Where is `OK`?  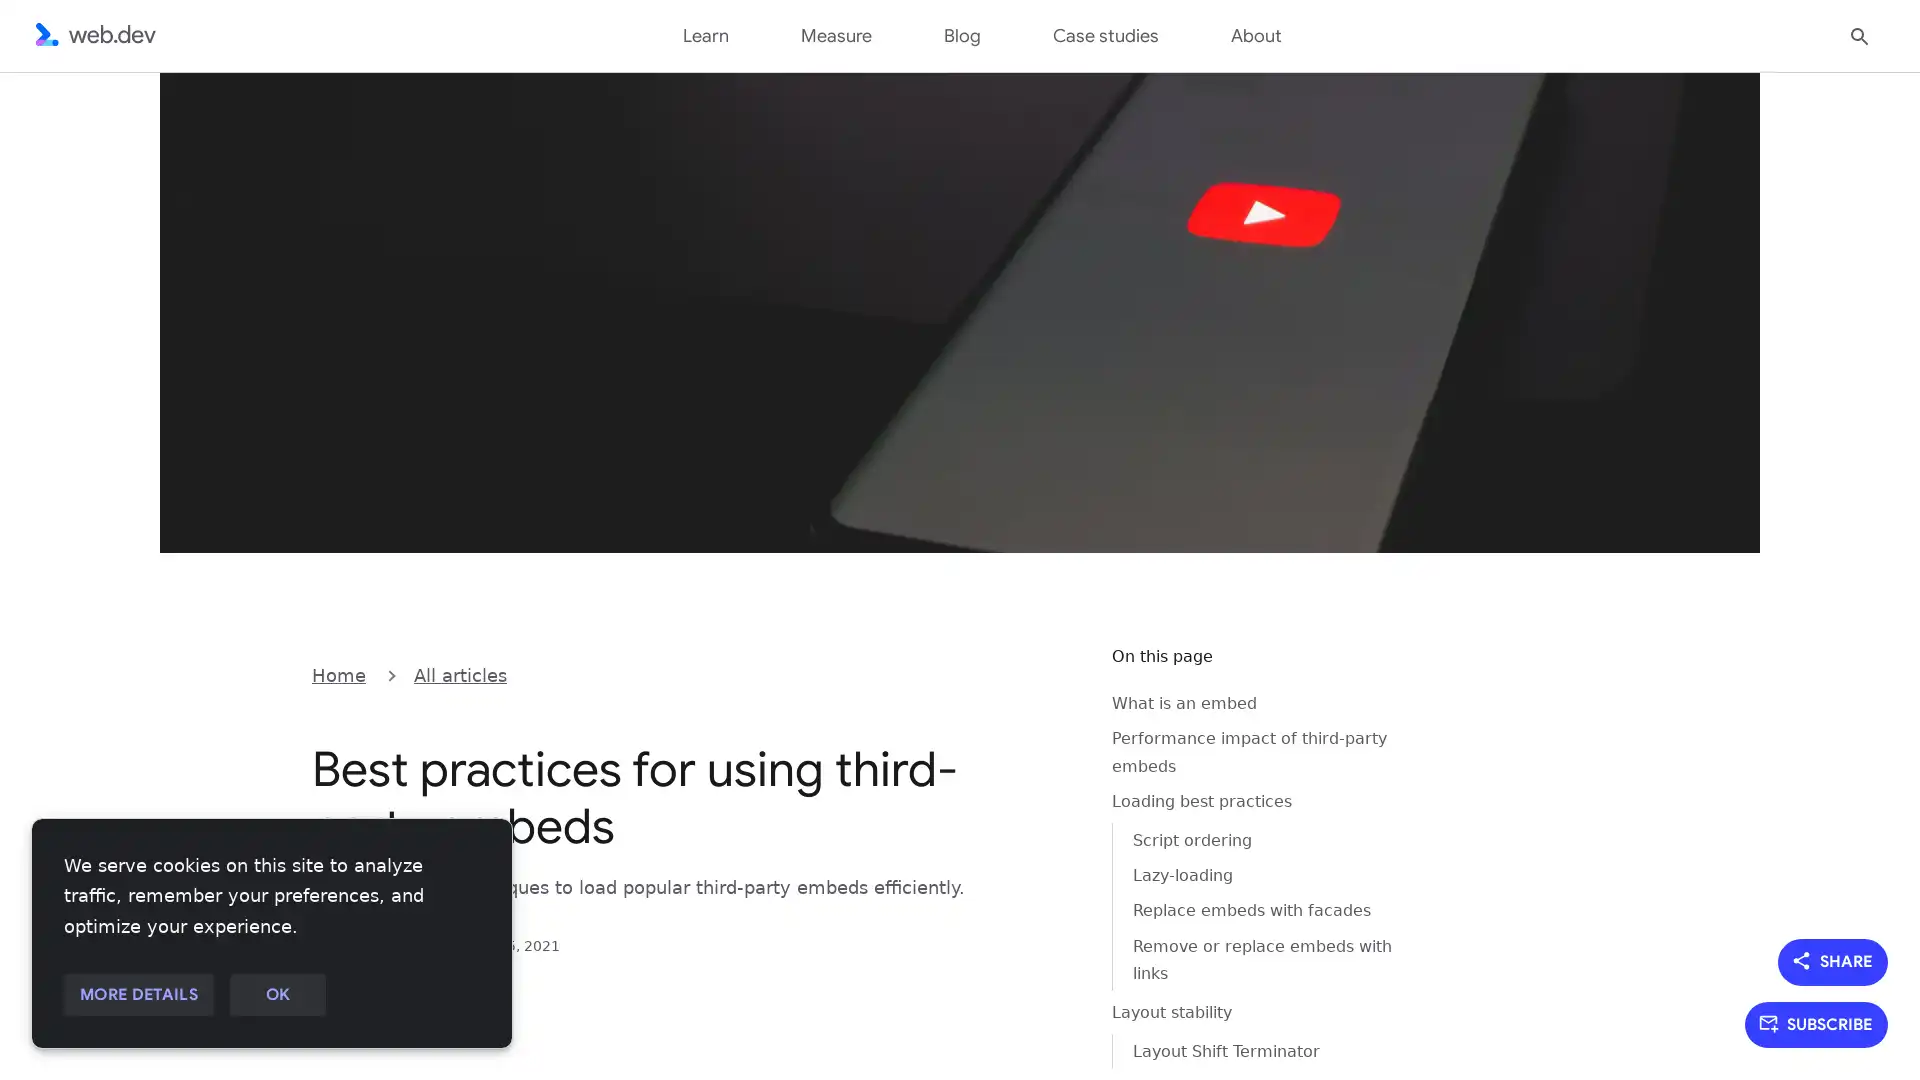 OK is located at coordinates (276, 995).